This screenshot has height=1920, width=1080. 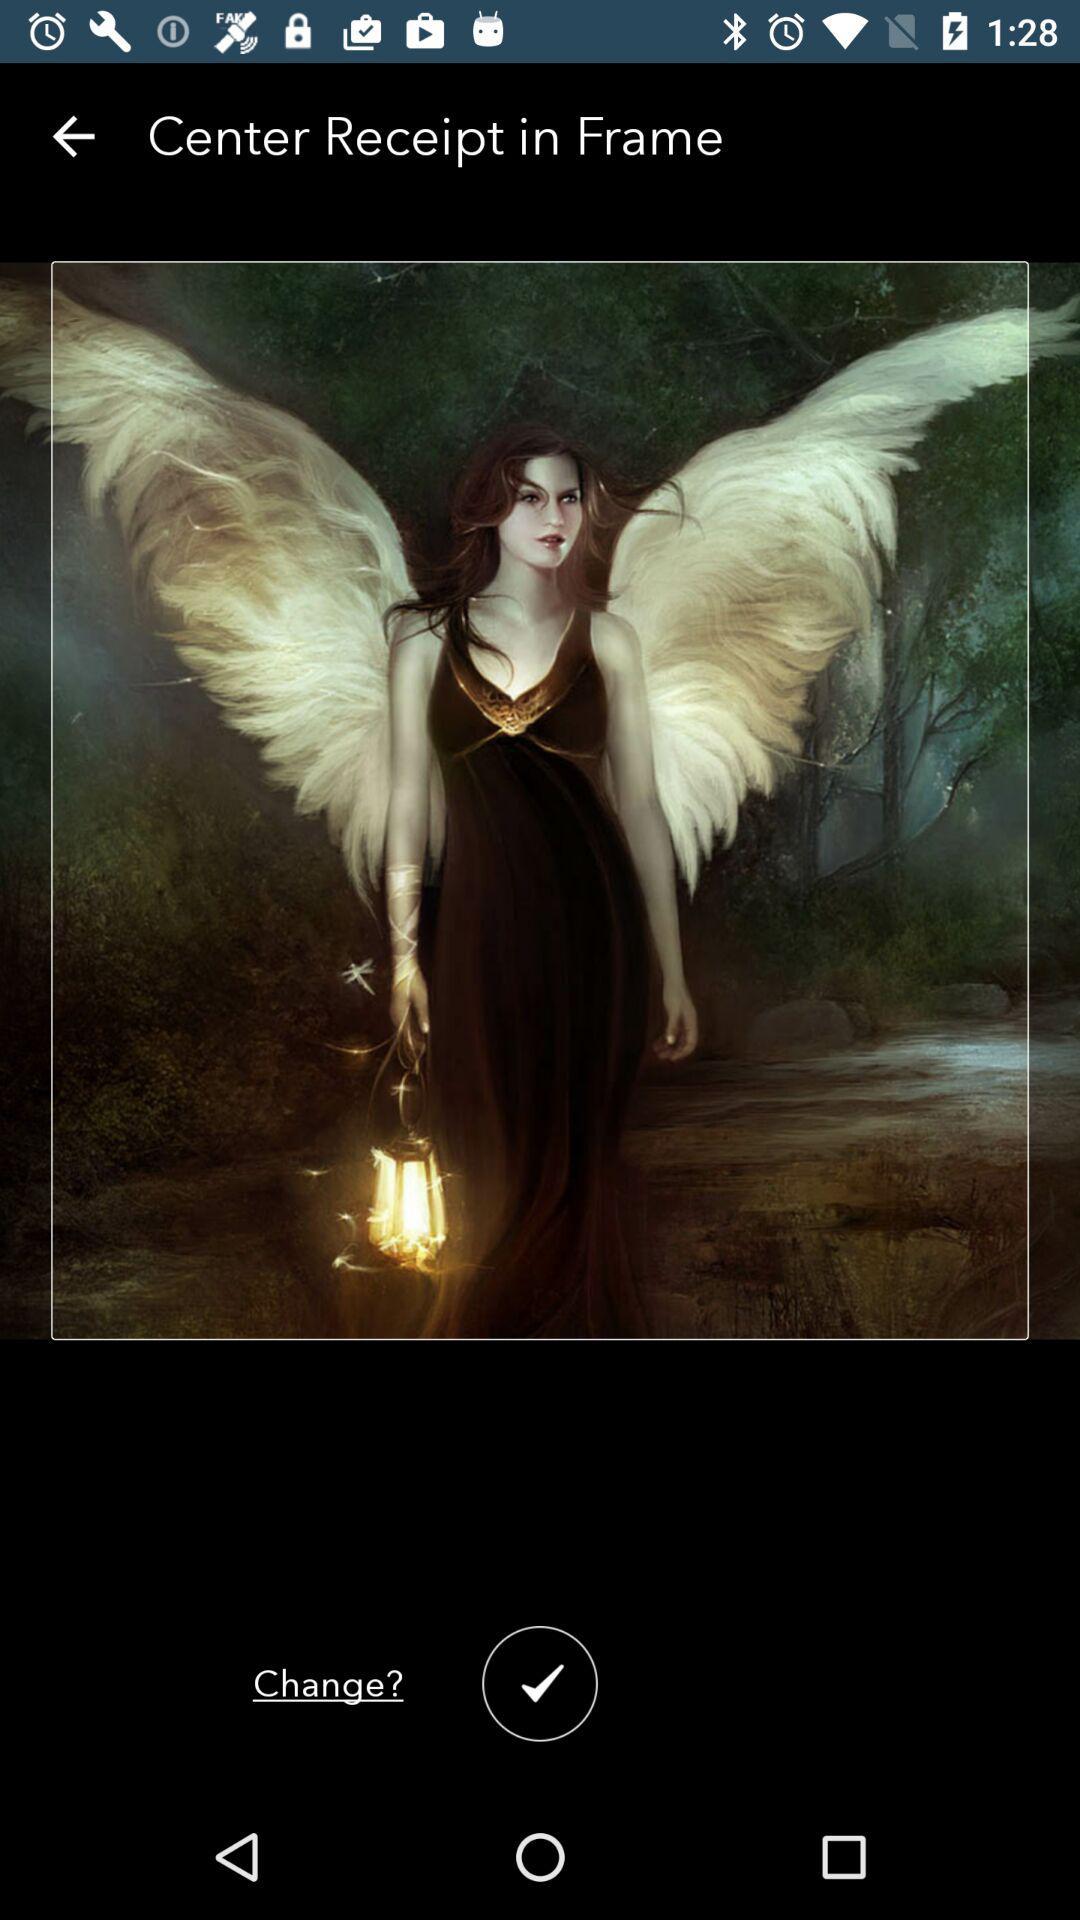 I want to click on icon to the right of the change?, so click(x=540, y=1682).